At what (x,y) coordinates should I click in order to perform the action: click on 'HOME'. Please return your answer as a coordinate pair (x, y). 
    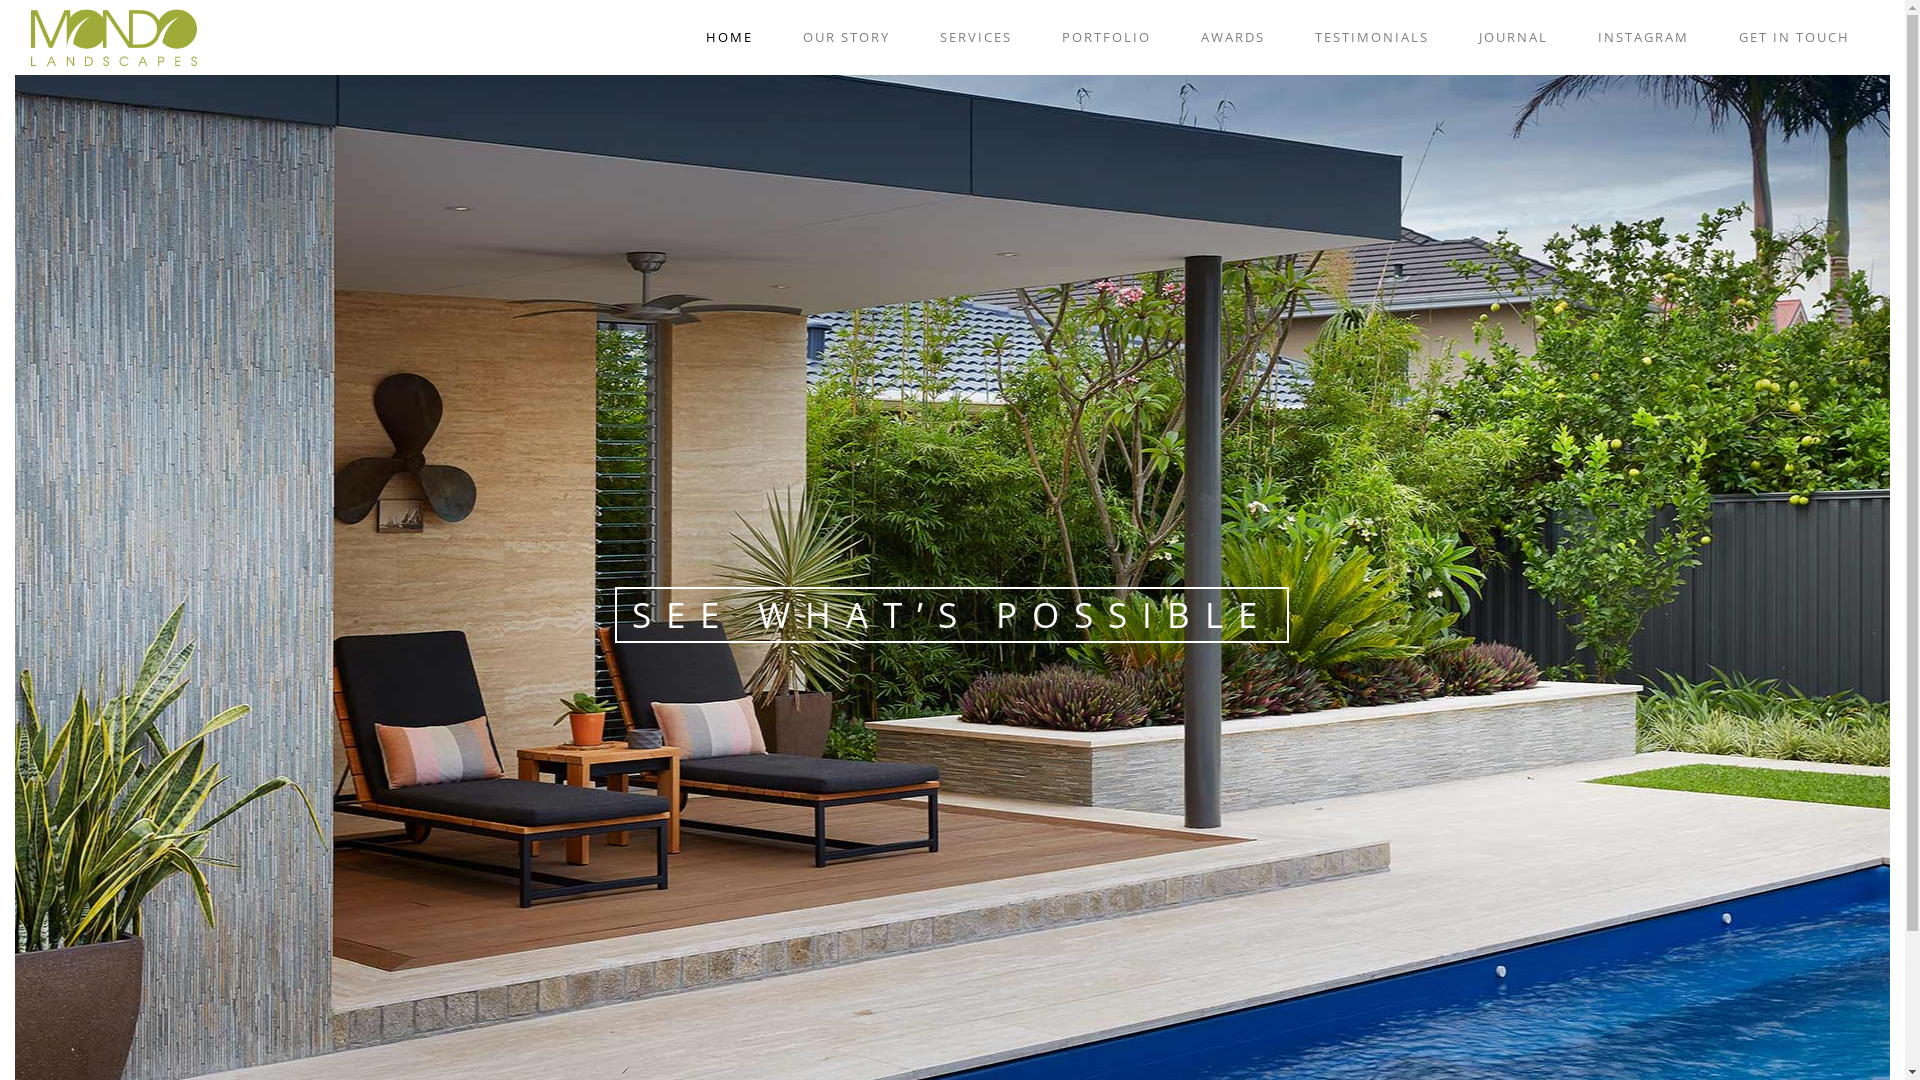
    Looking at the image, I should click on (681, 37).